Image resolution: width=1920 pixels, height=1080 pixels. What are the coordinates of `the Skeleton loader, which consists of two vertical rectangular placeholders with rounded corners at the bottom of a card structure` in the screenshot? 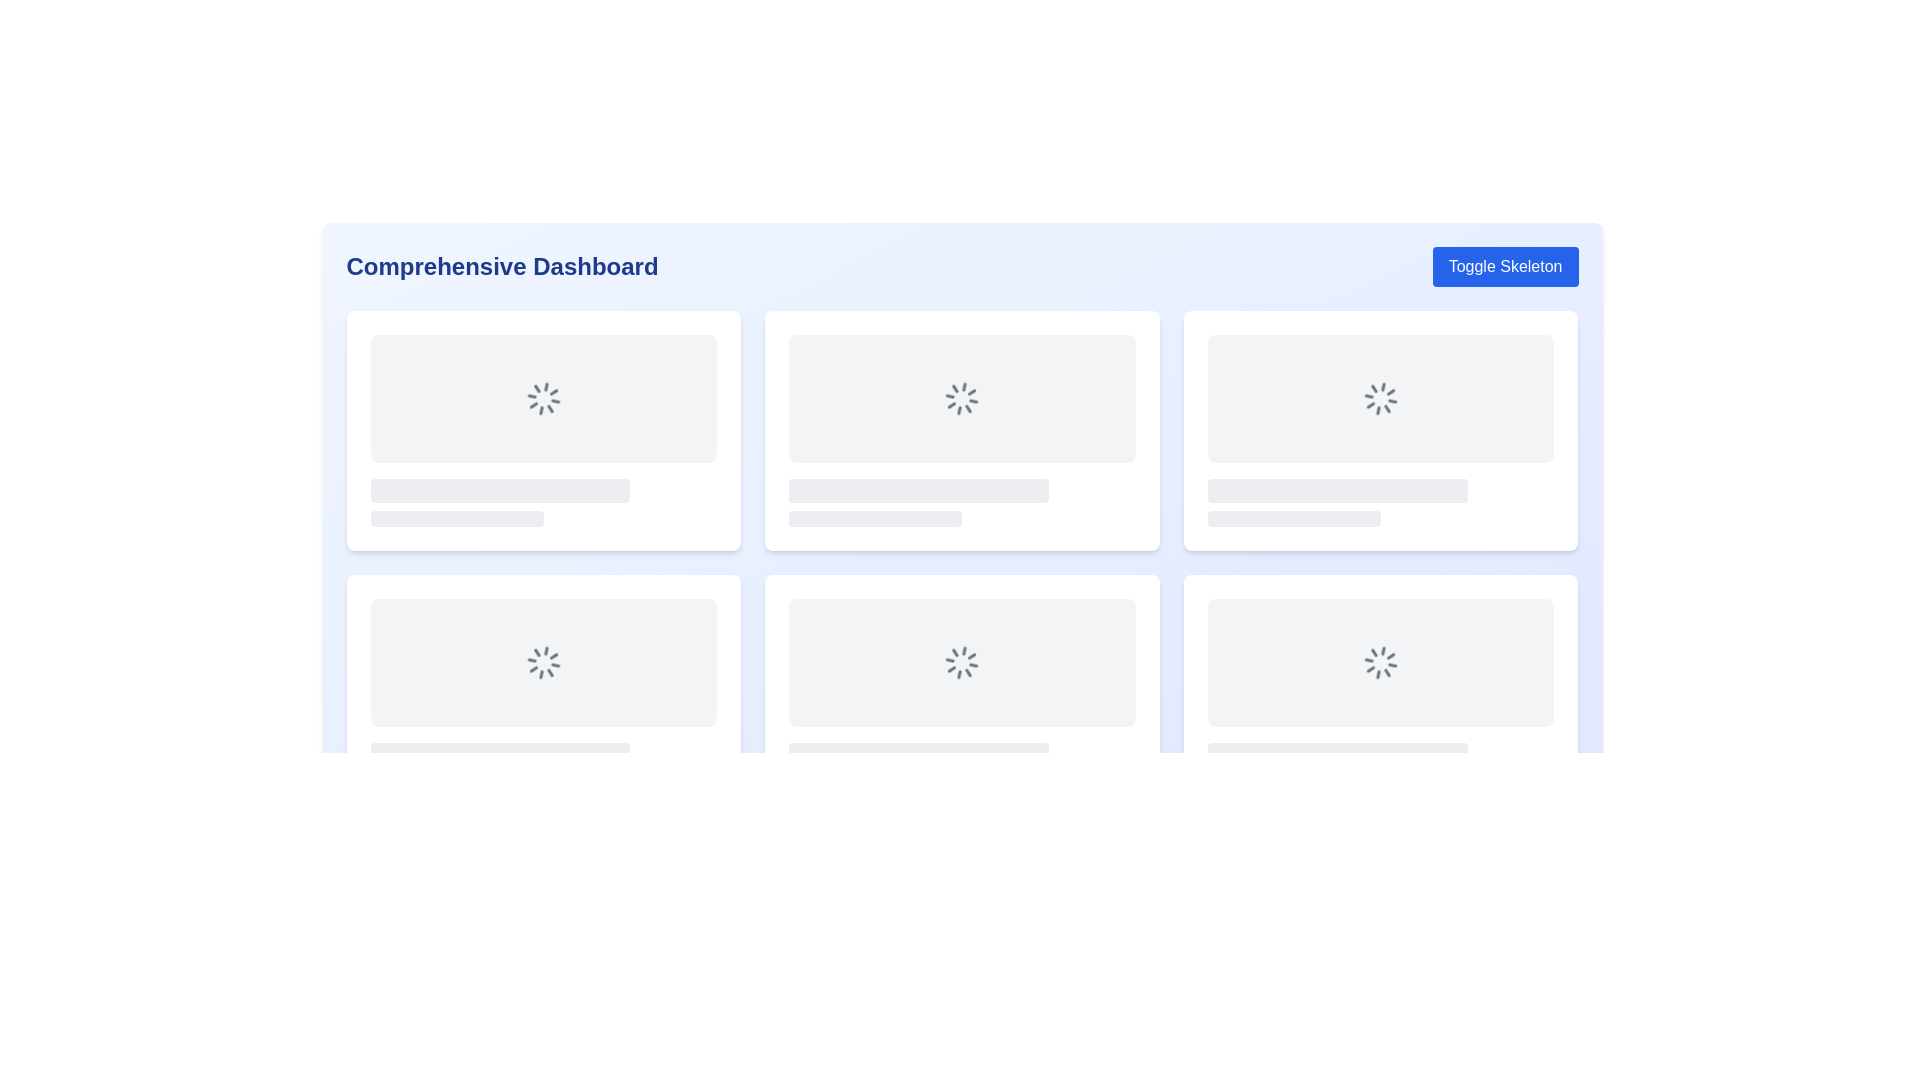 It's located at (962, 766).